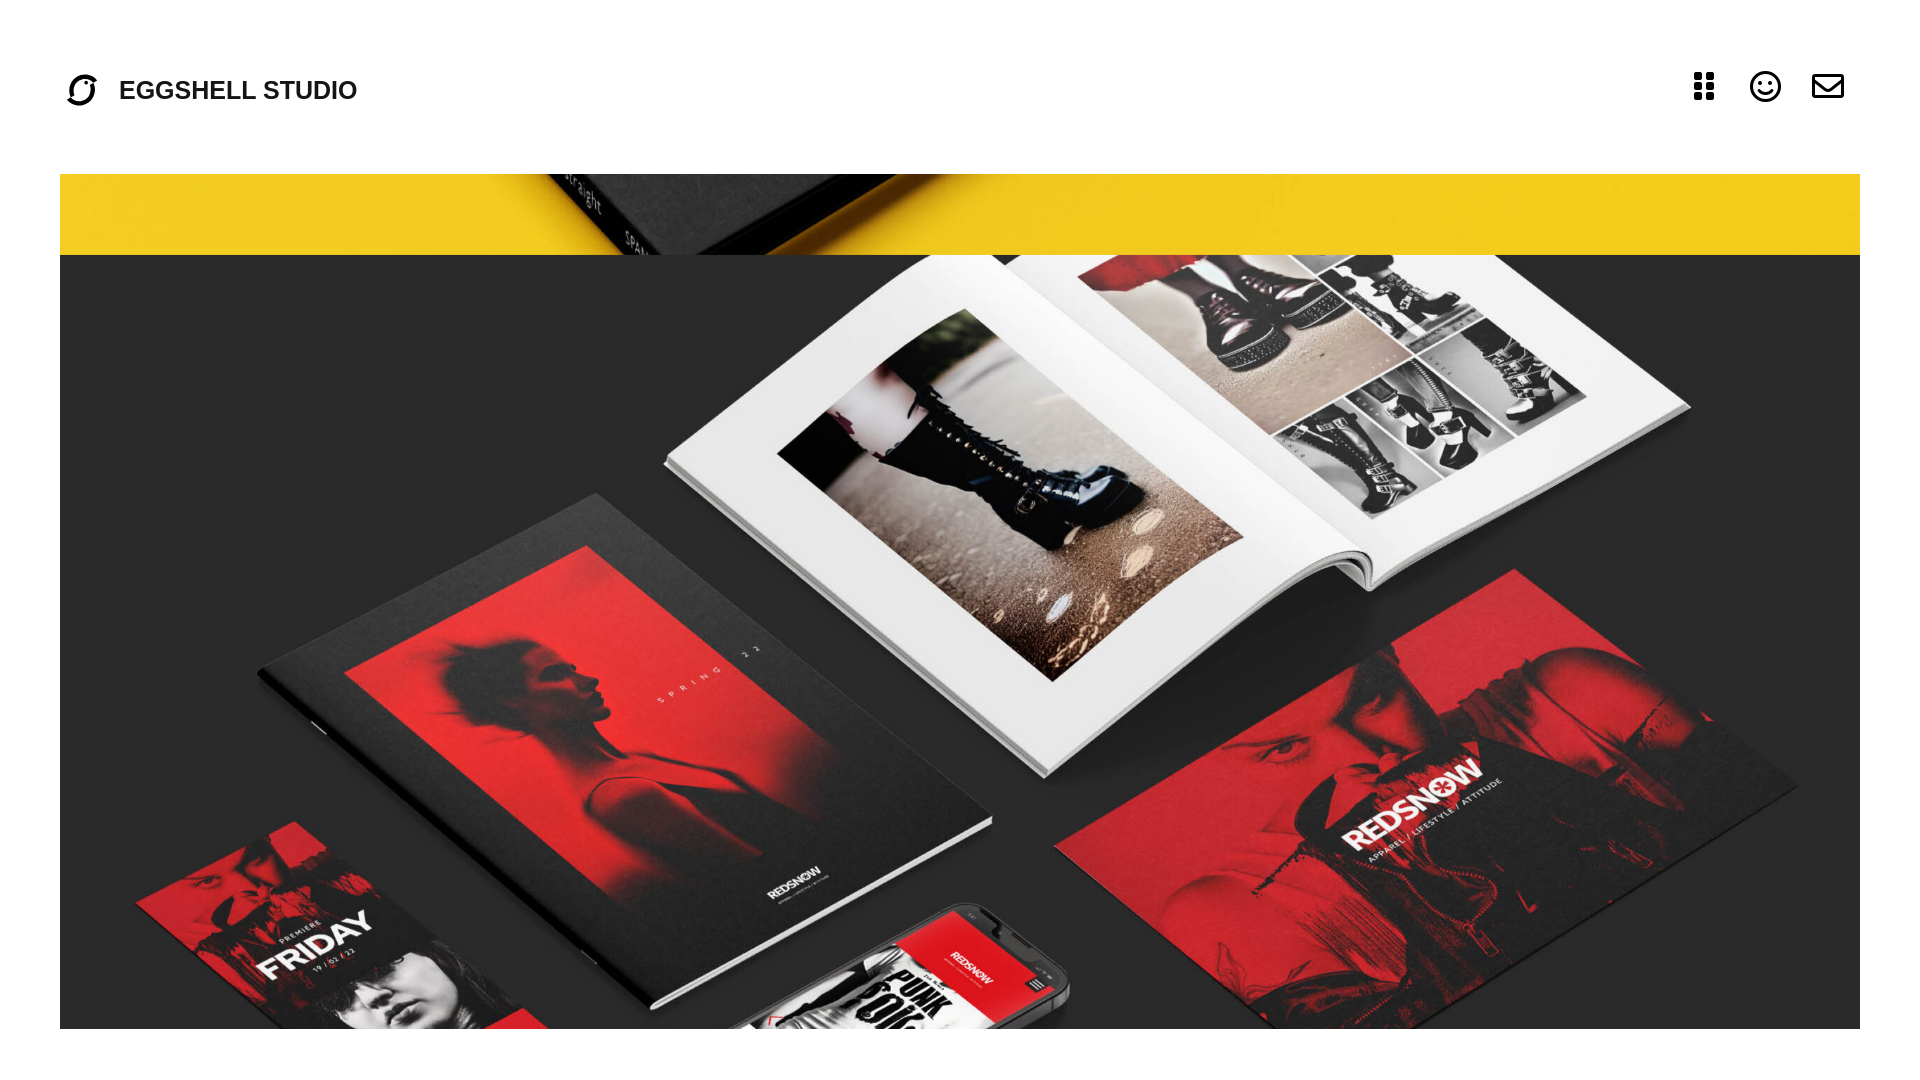  What do you see at coordinates (238, 88) in the screenshot?
I see `'EGGSHELL STUDIO'` at bounding box center [238, 88].